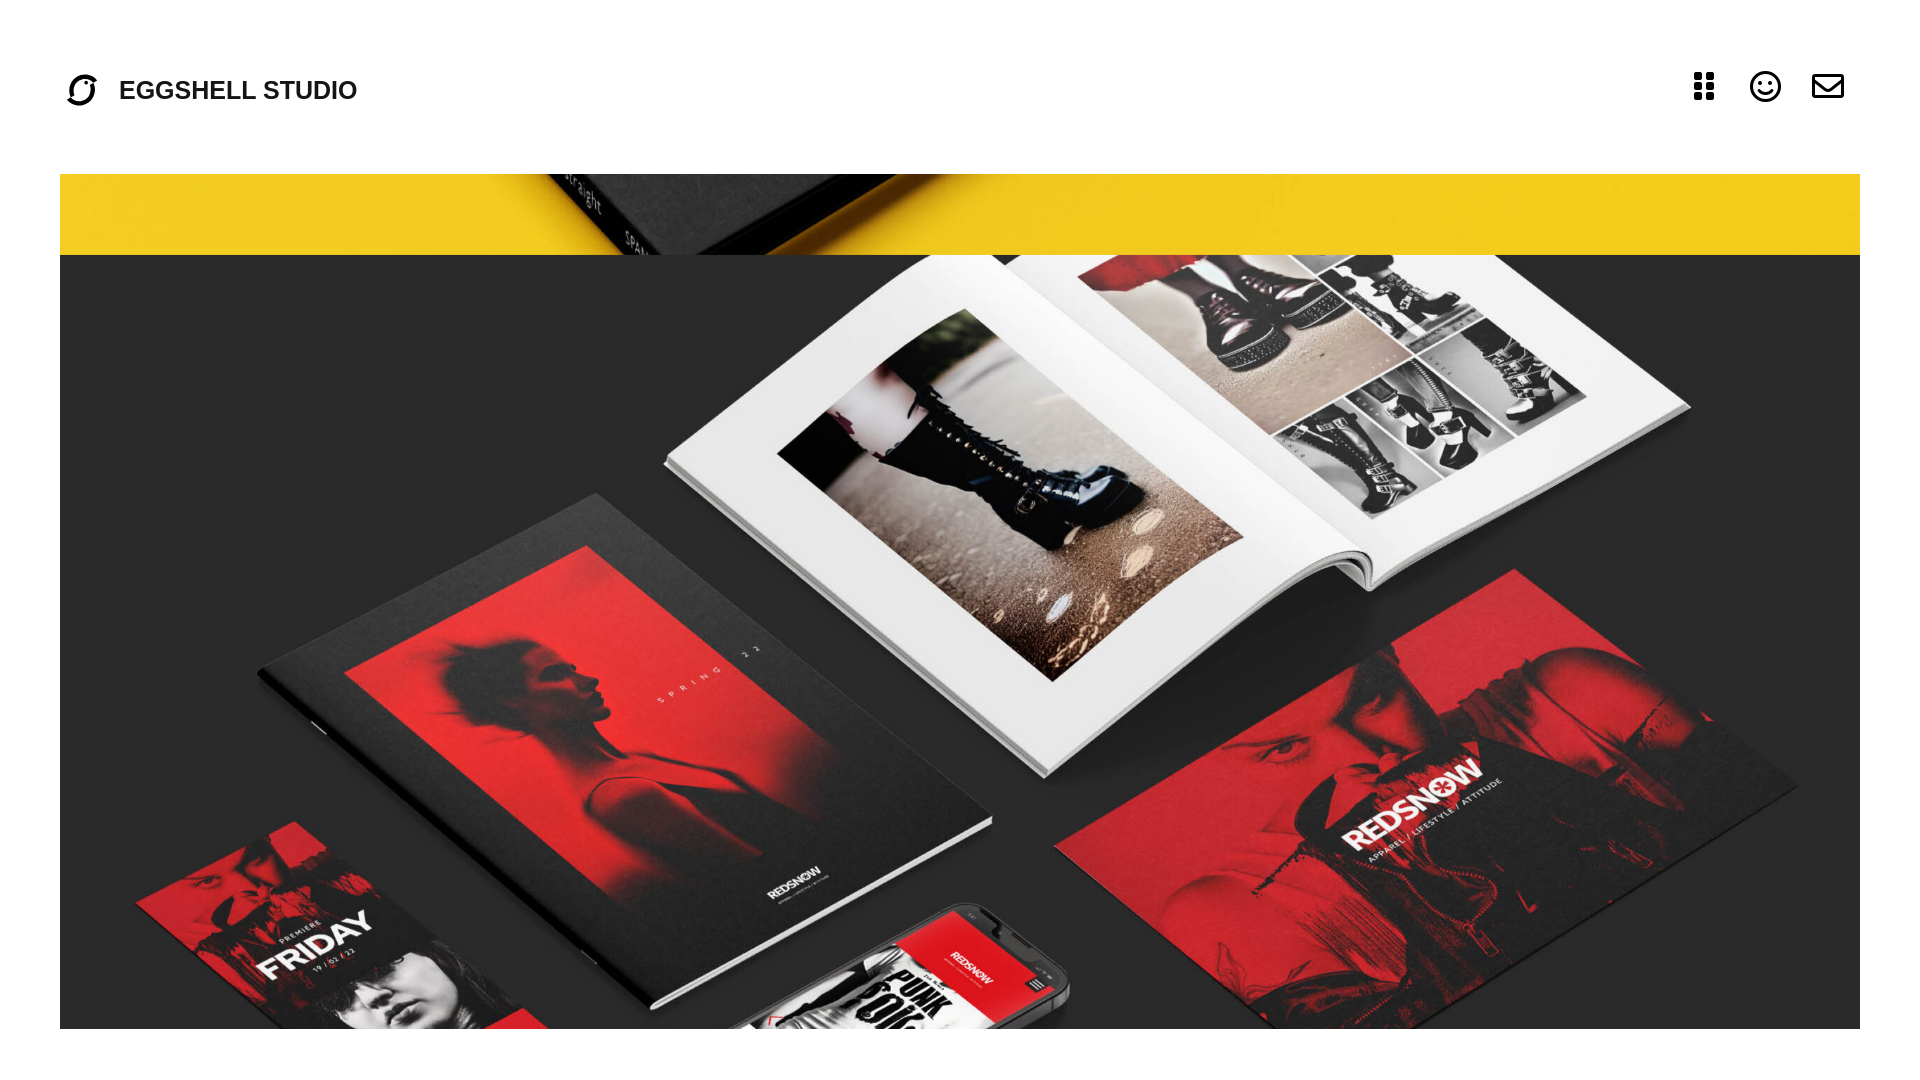  What do you see at coordinates (238, 88) in the screenshot?
I see `'EGGSHELL STUDIO'` at bounding box center [238, 88].